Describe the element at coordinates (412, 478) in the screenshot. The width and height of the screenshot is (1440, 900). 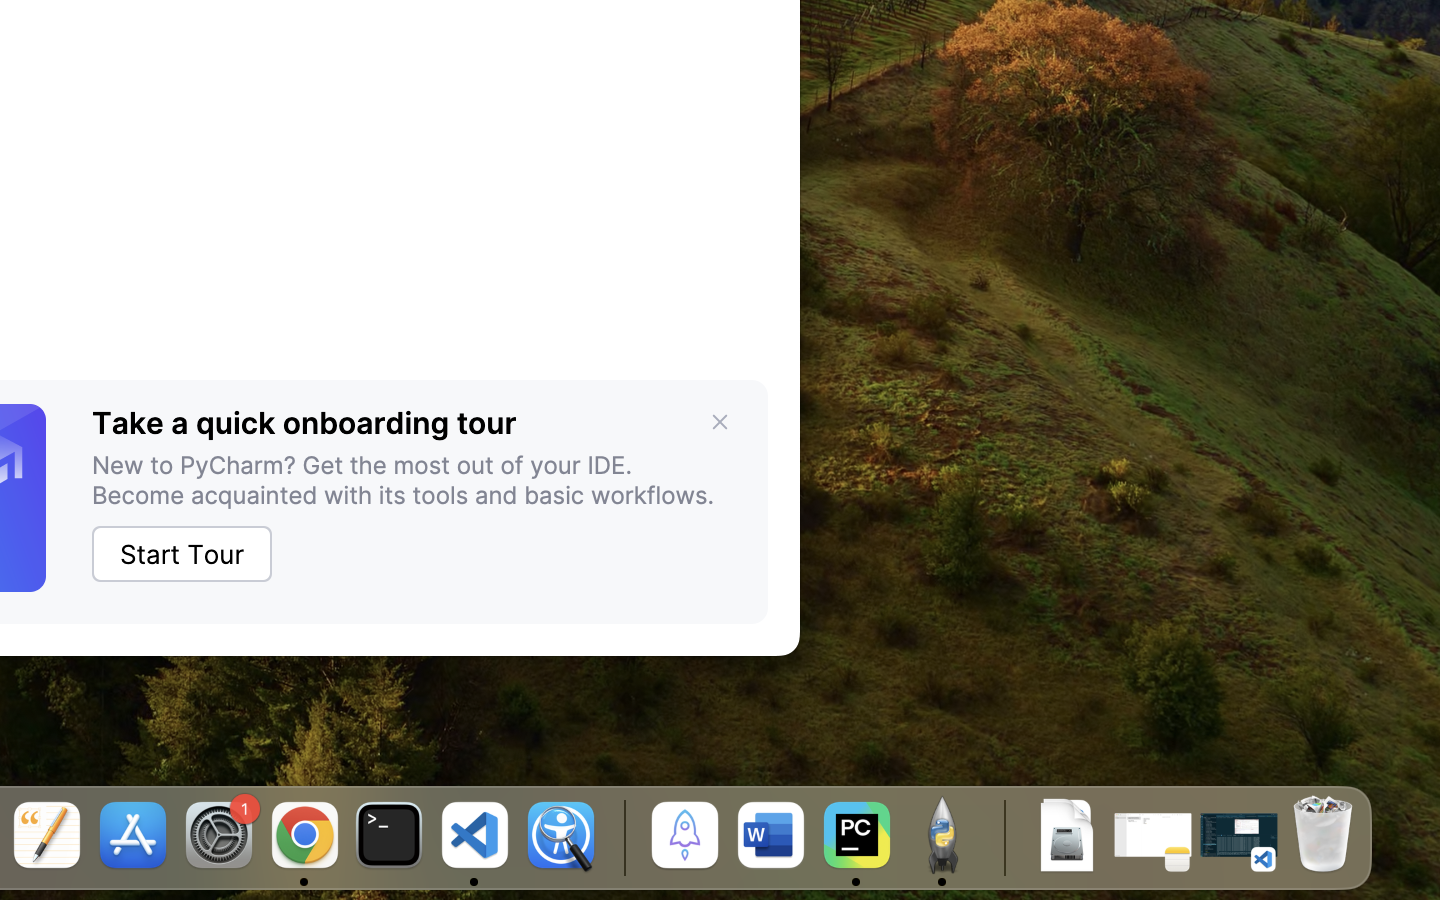
I see `'New to PyCharm? Get the most out of your IDE. Become acquainted with its tools and basic workflows.'` at that location.